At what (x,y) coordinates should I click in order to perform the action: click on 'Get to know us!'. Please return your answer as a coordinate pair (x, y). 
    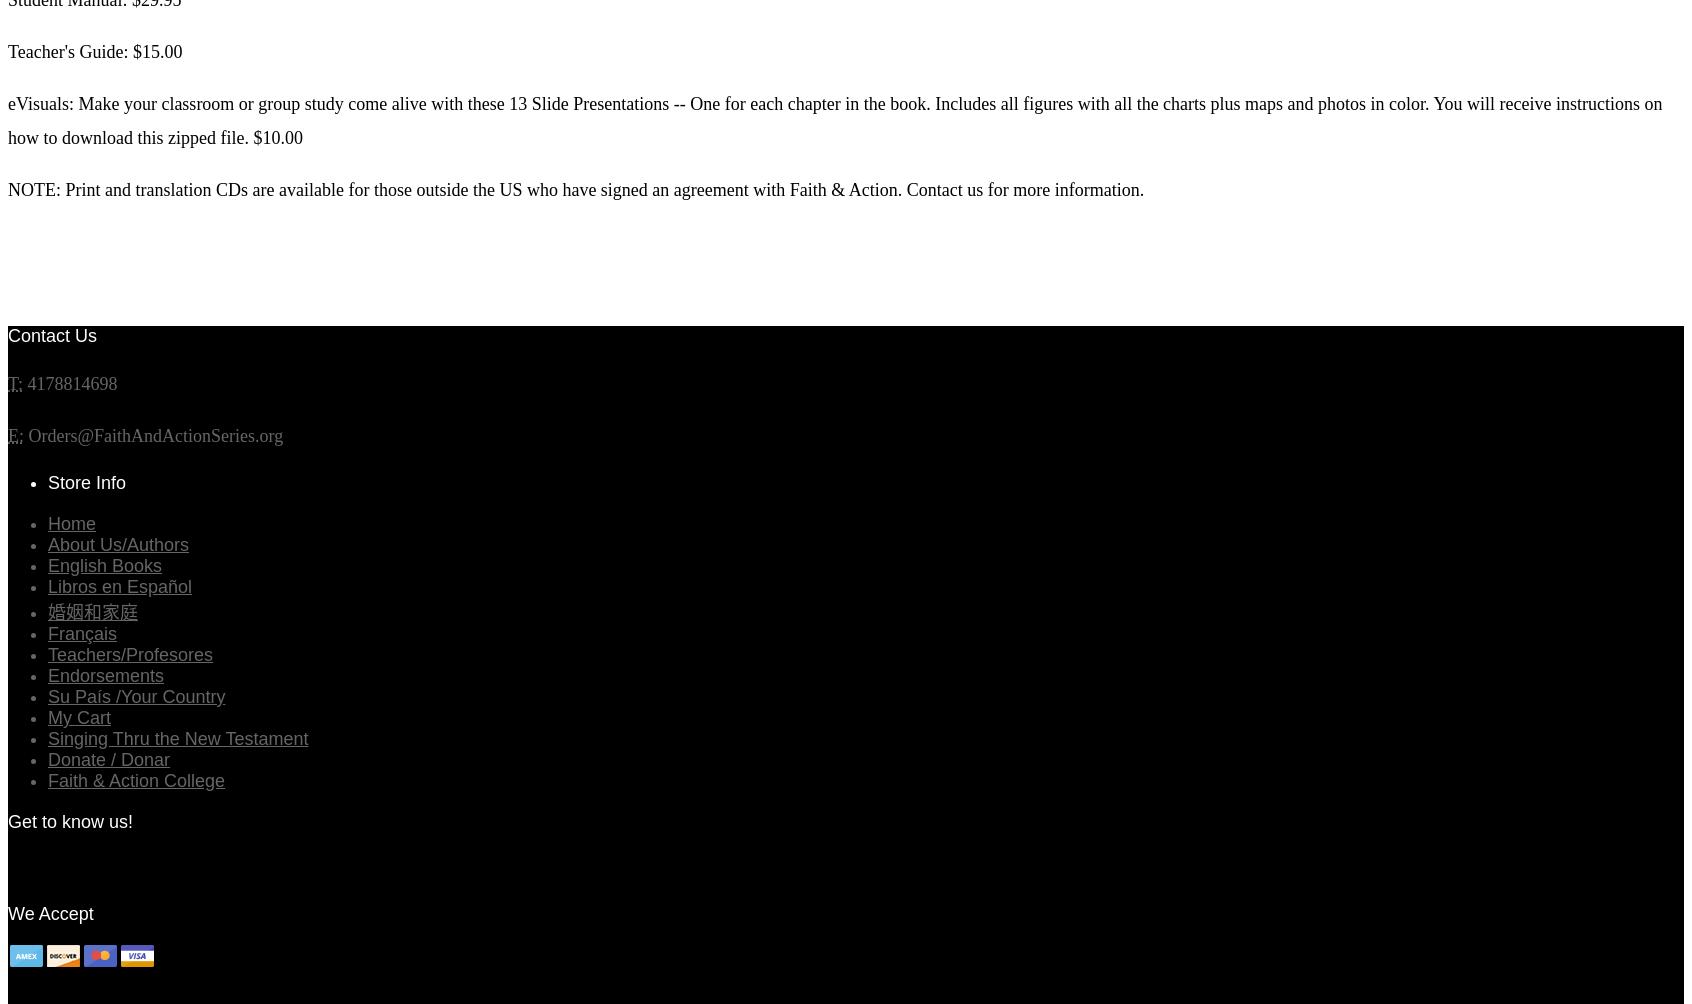
    Looking at the image, I should click on (69, 820).